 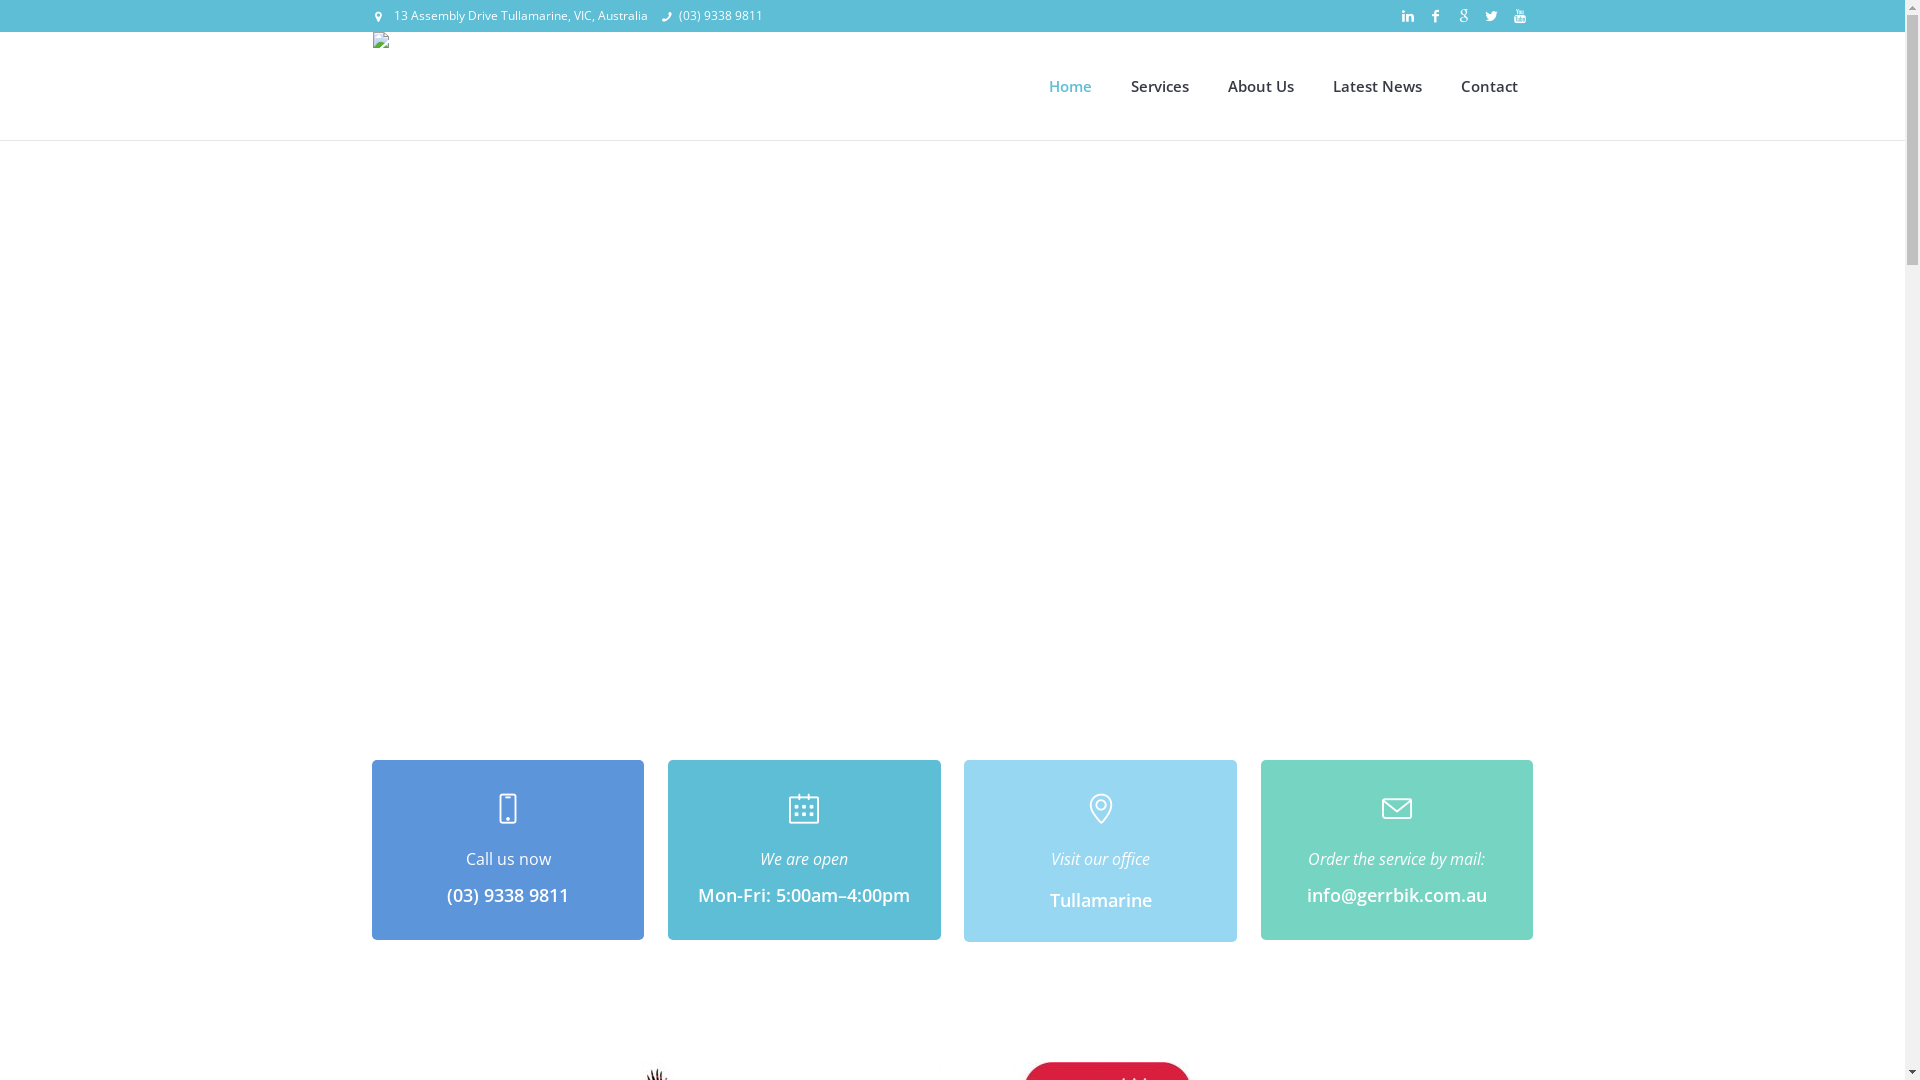 I want to click on 'Latest News', so click(x=1376, y=84).